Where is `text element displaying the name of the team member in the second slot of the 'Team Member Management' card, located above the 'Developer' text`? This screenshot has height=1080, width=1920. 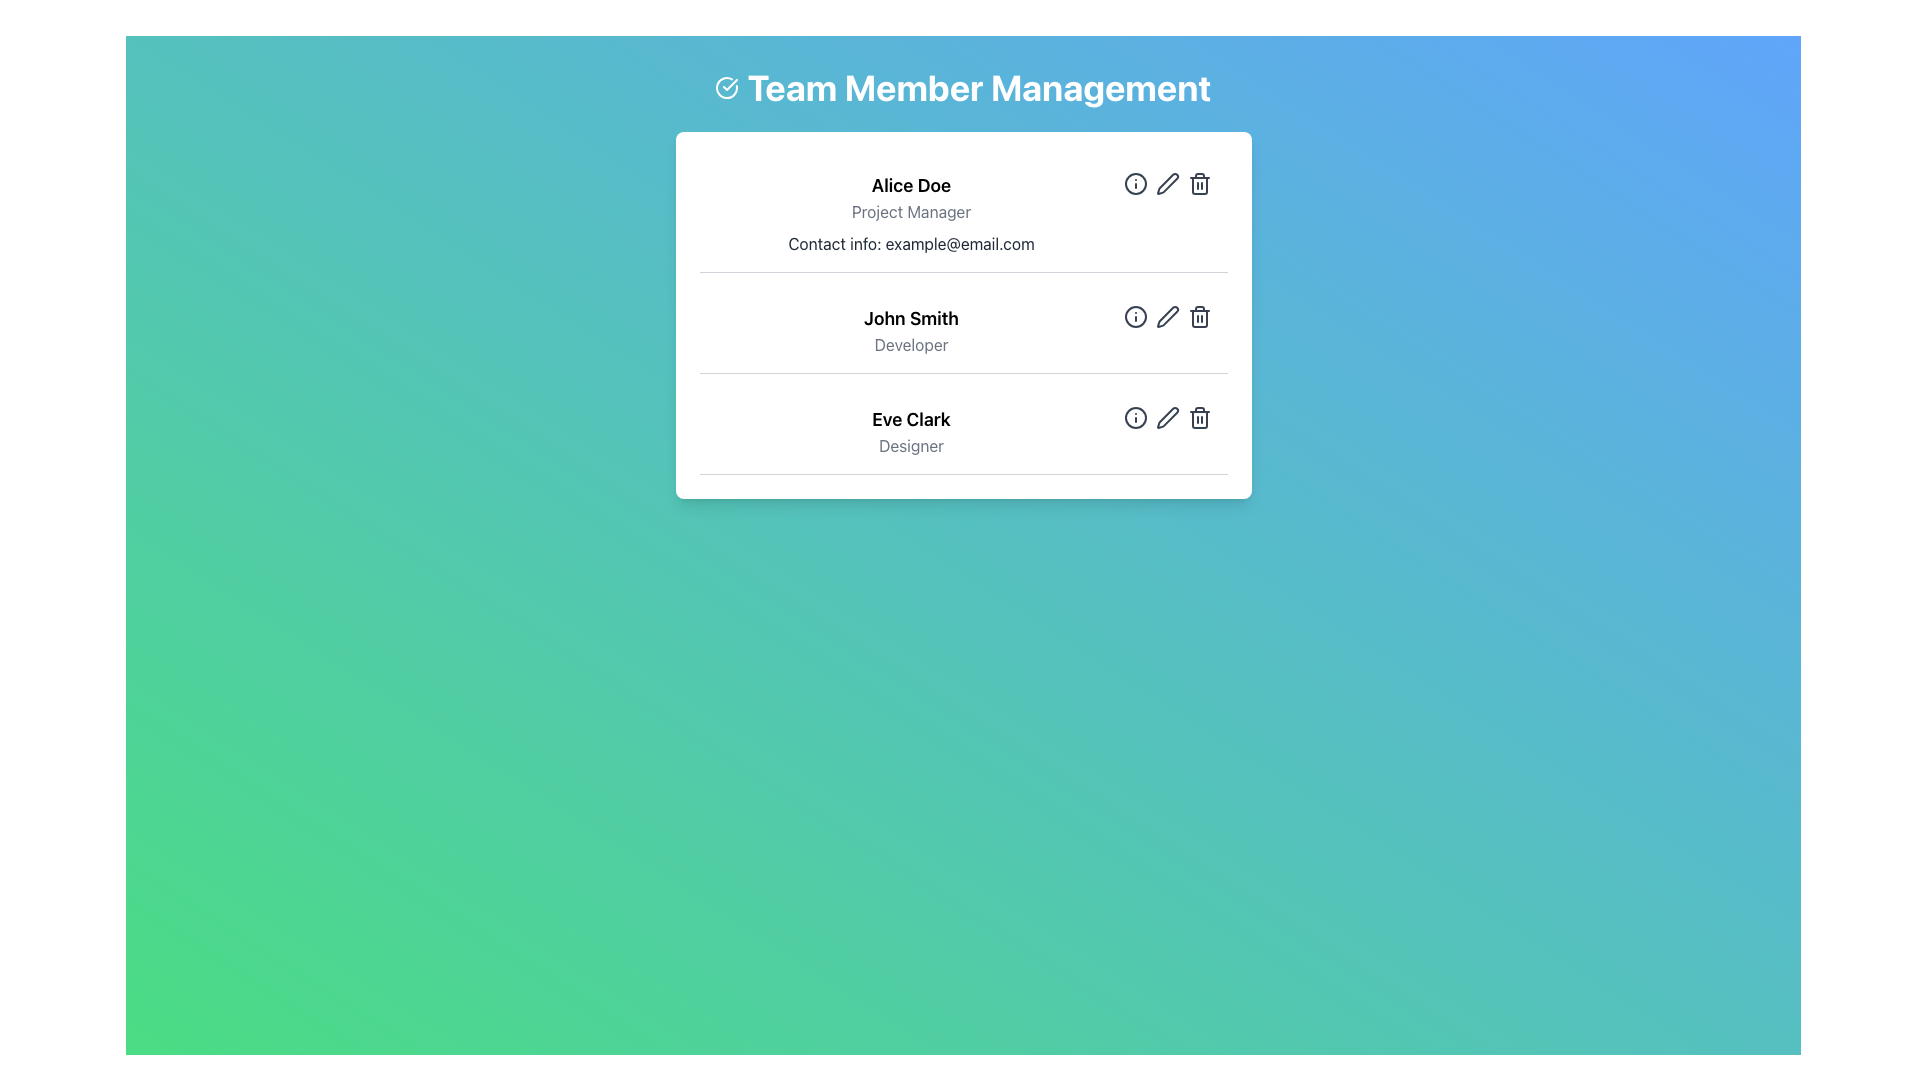 text element displaying the name of the team member in the second slot of the 'Team Member Management' card, located above the 'Developer' text is located at coordinates (910, 318).